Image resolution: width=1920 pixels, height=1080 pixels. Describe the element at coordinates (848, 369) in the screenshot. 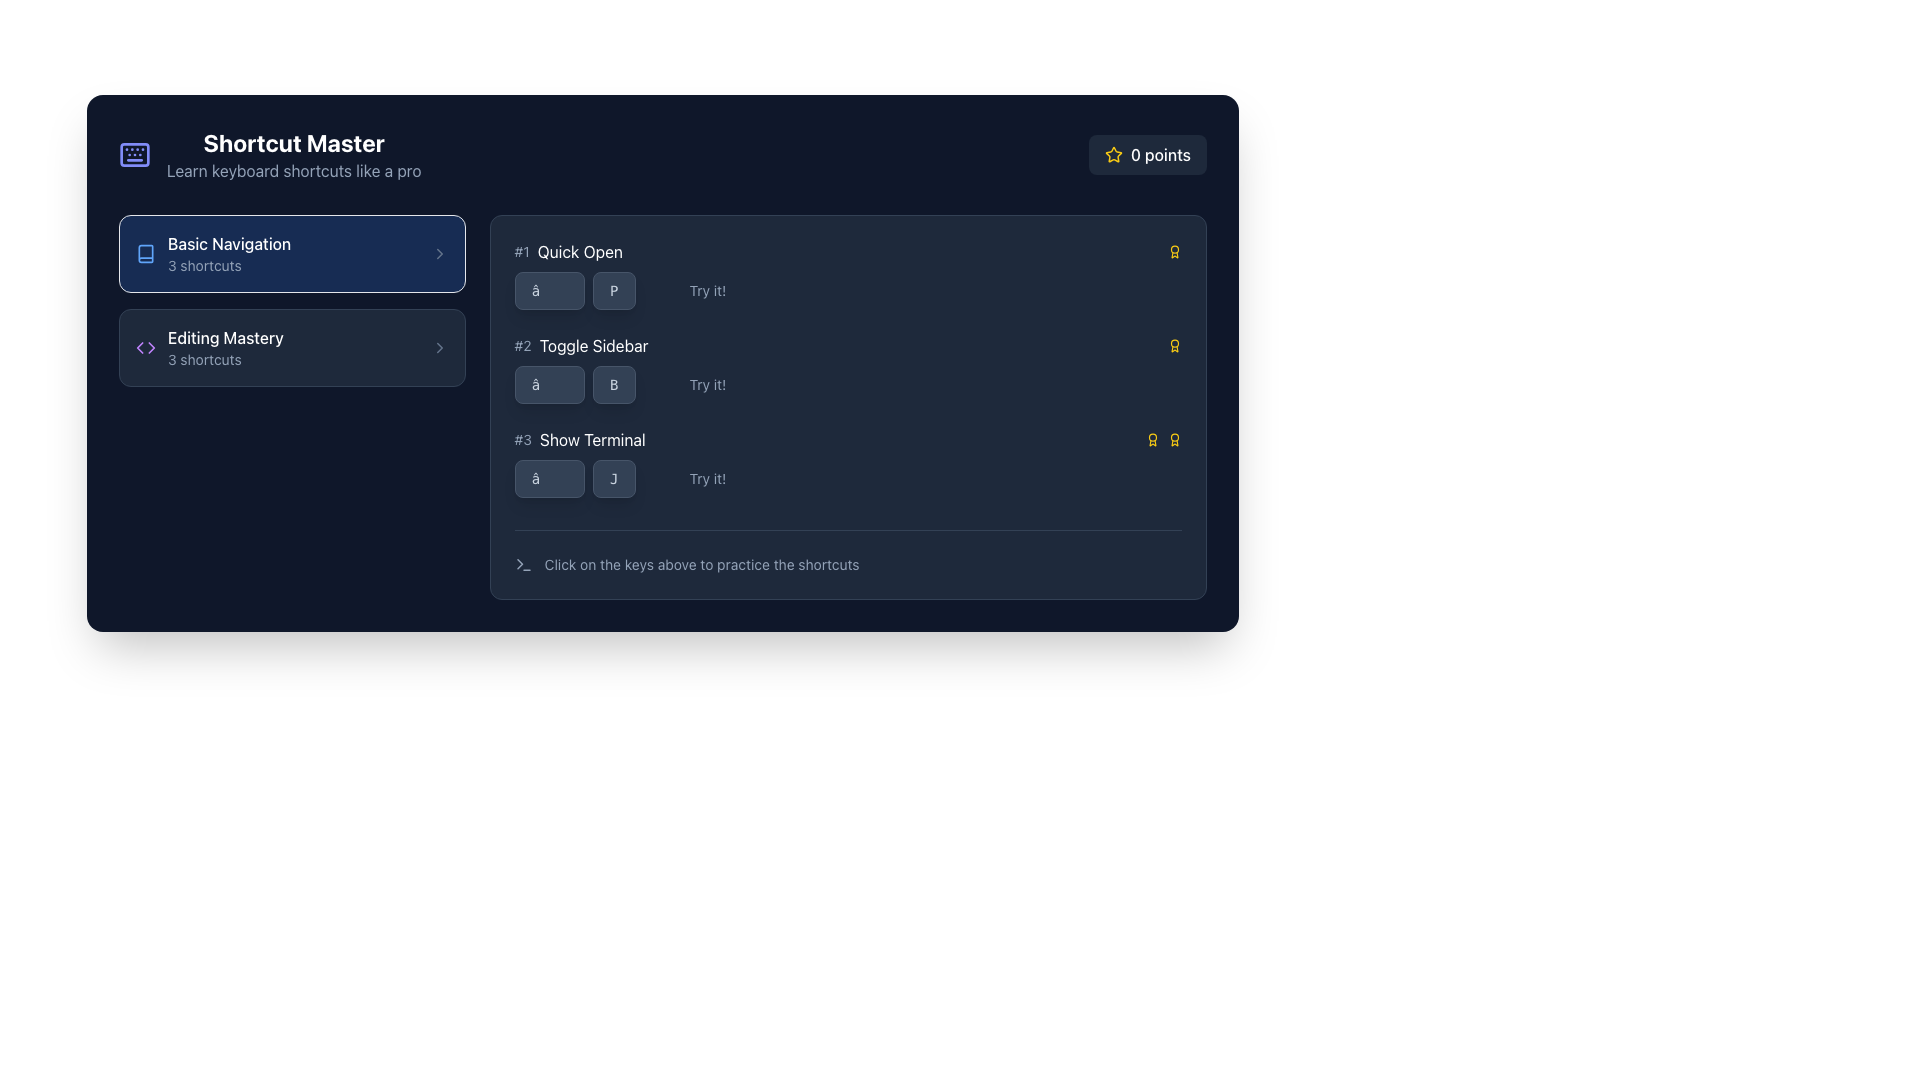

I see `the second row labeled '#2 Toggle Sidebar' which contains buttons 'â', 'B', and 'Try it!'` at that location.